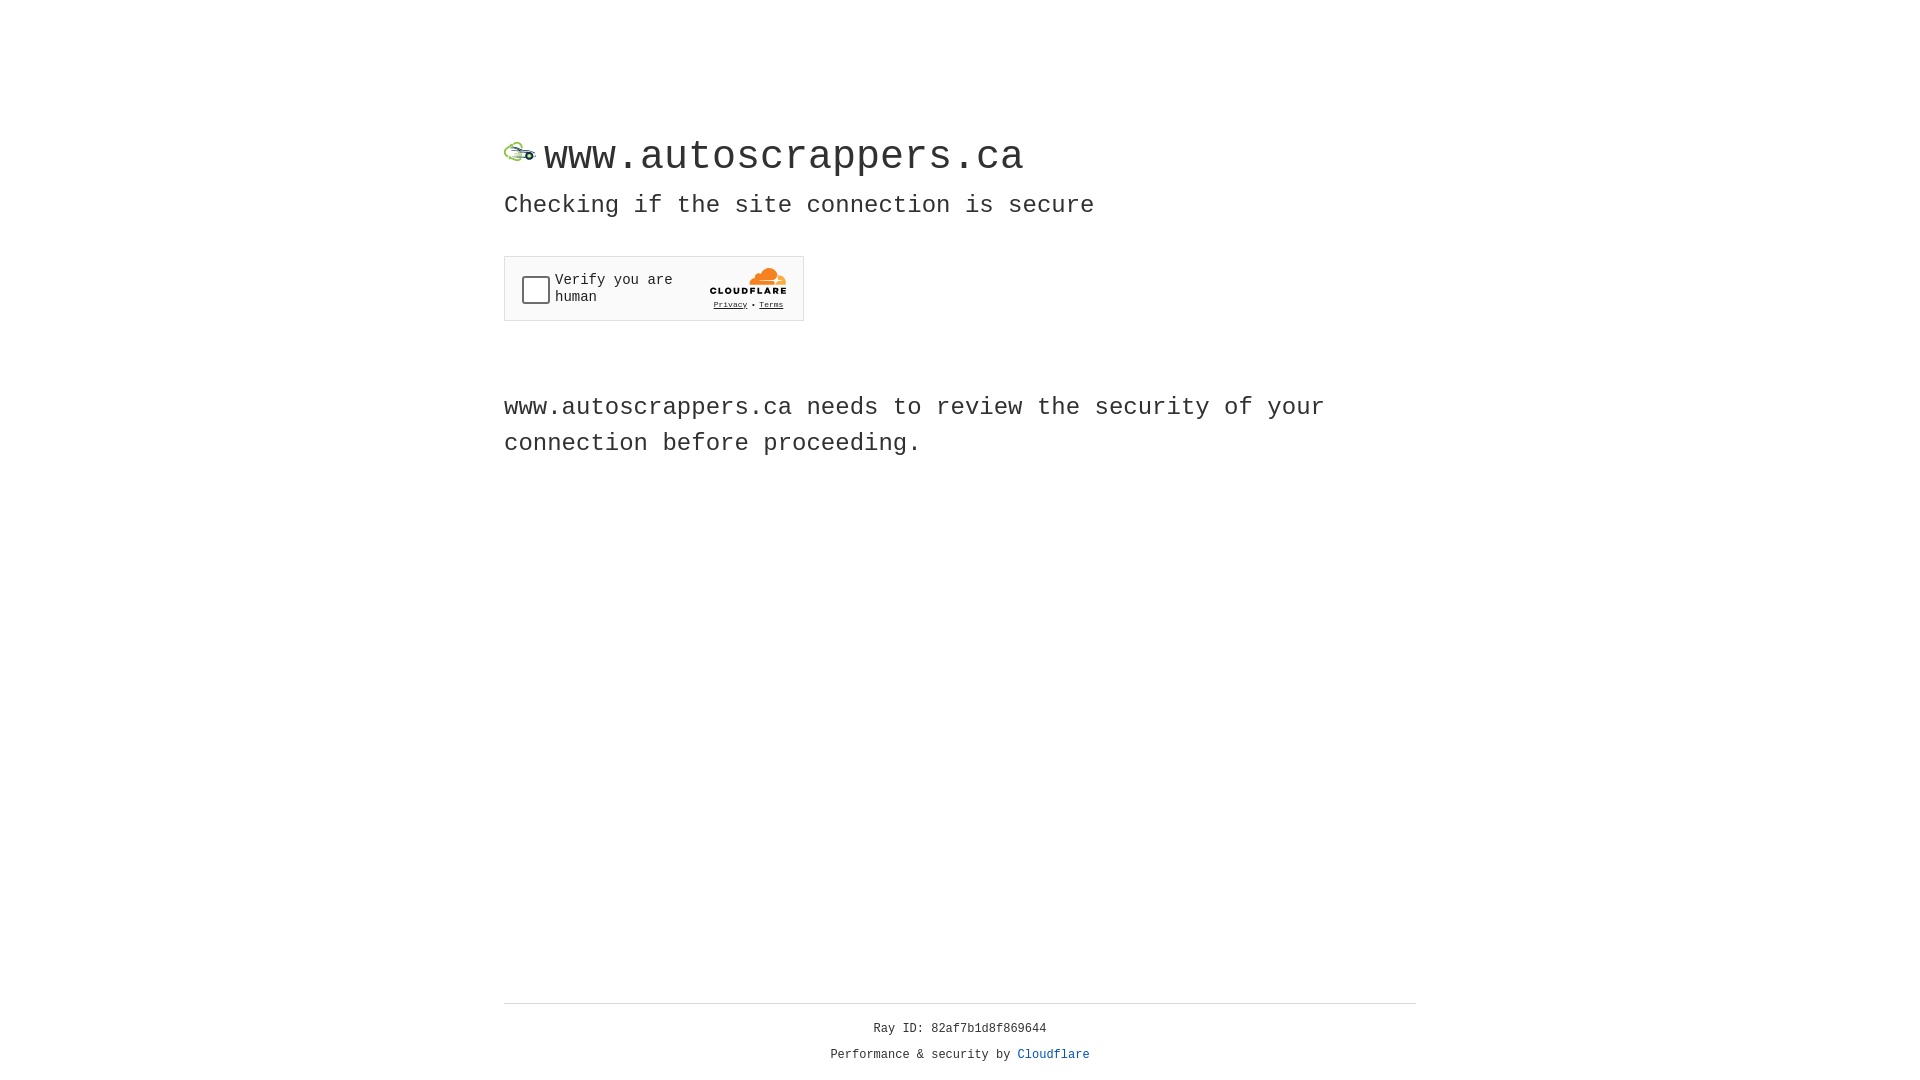 The width and height of the screenshot is (1920, 1080). What do you see at coordinates (653, 288) in the screenshot?
I see `'Widget containing a Cloudflare security challenge'` at bounding box center [653, 288].